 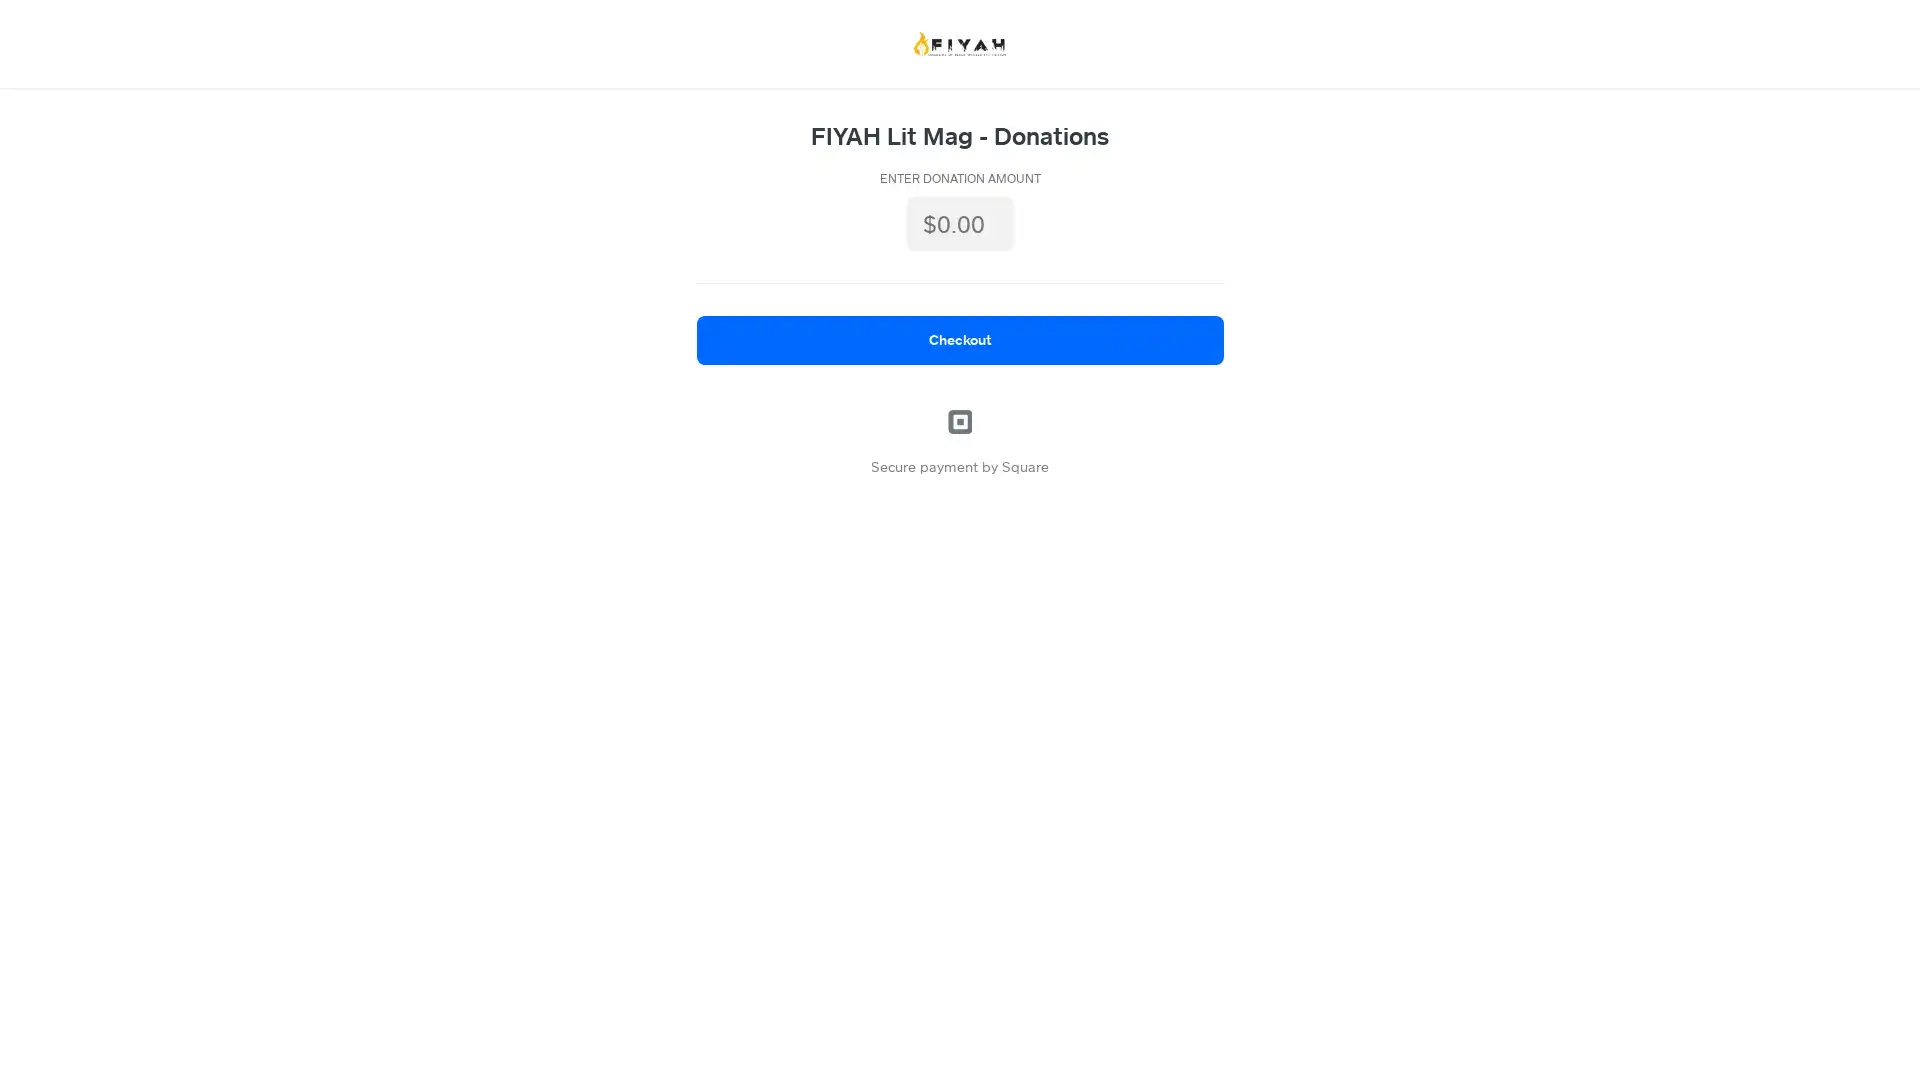 What do you see at coordinates (958, 338) in the screenshot?
I see `Checkout` at bounding box center [958, 338].